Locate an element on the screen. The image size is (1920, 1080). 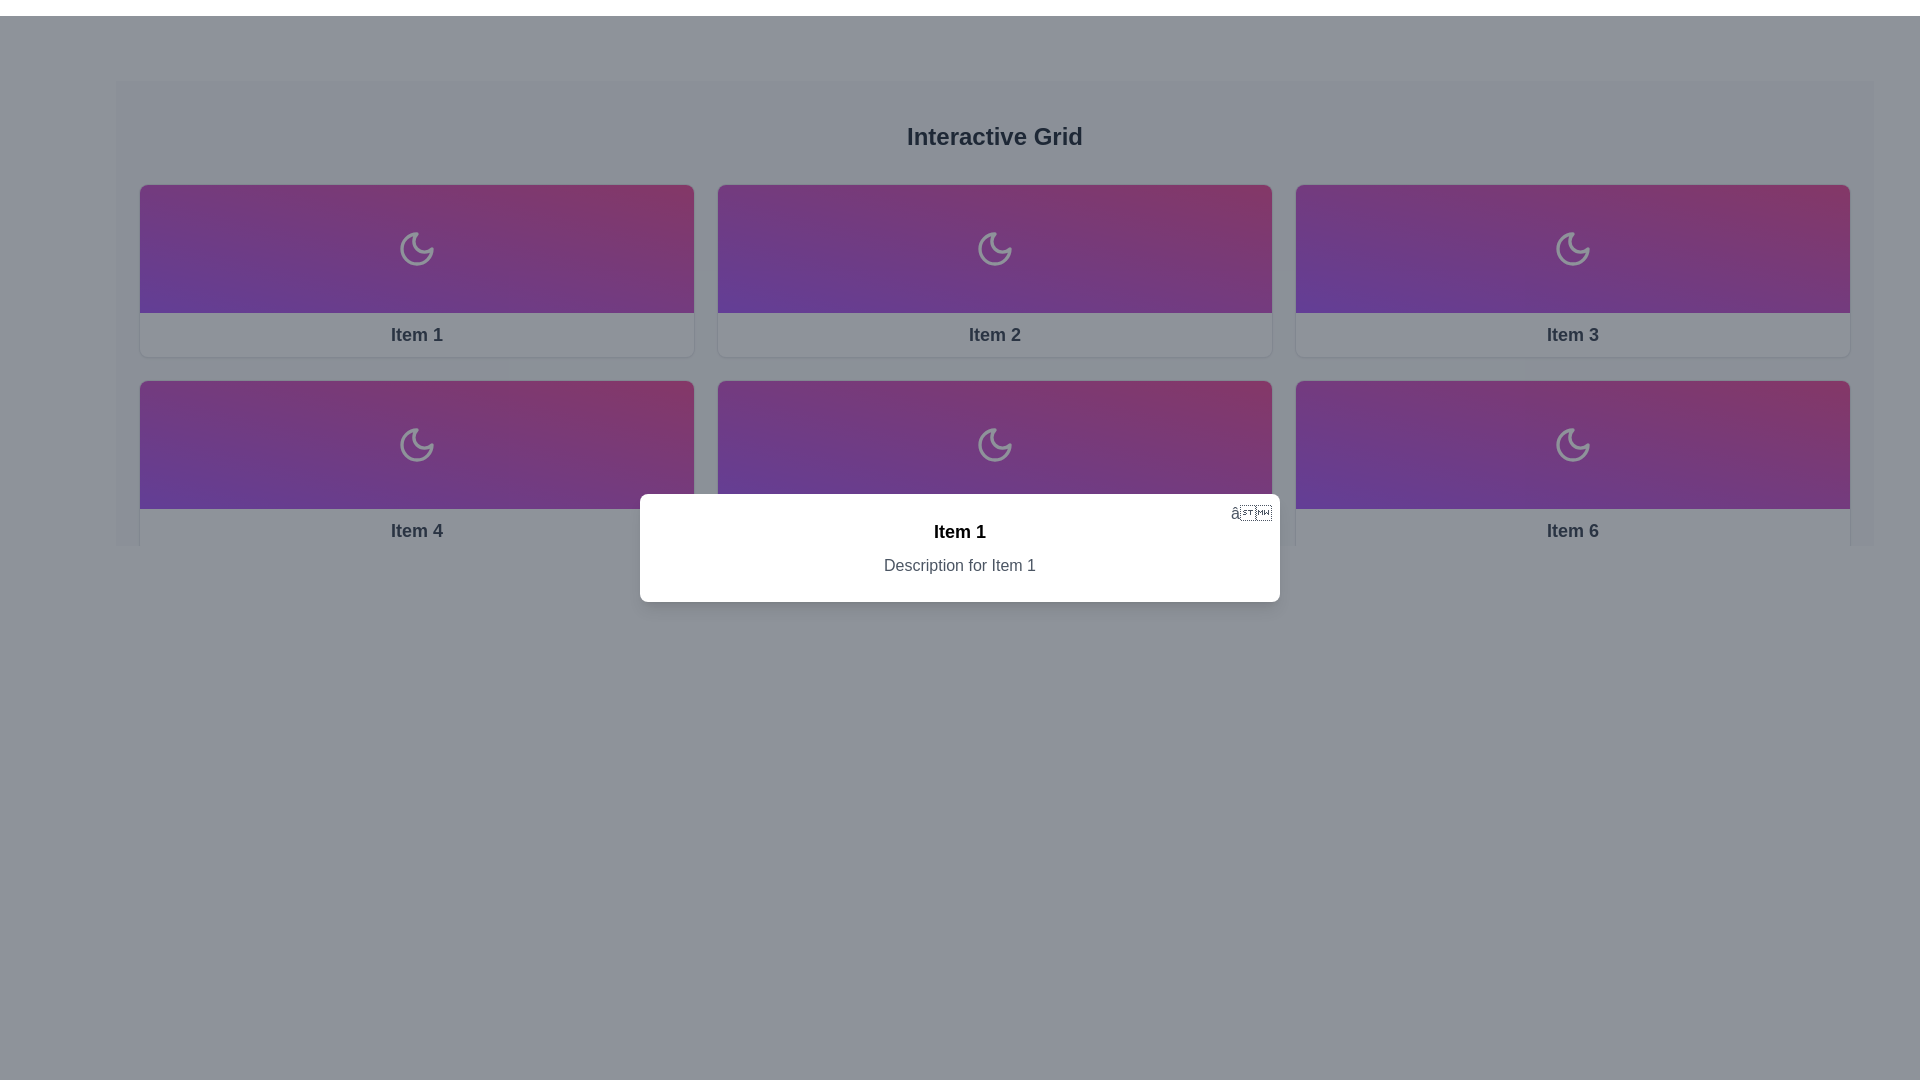
the crescent moon icon, which is located in the center column of the top row in a grid layout, above the label 'Item 2', and is part of a highlighted card with a rounded rectangular shape is located at coordinates (994, 248).